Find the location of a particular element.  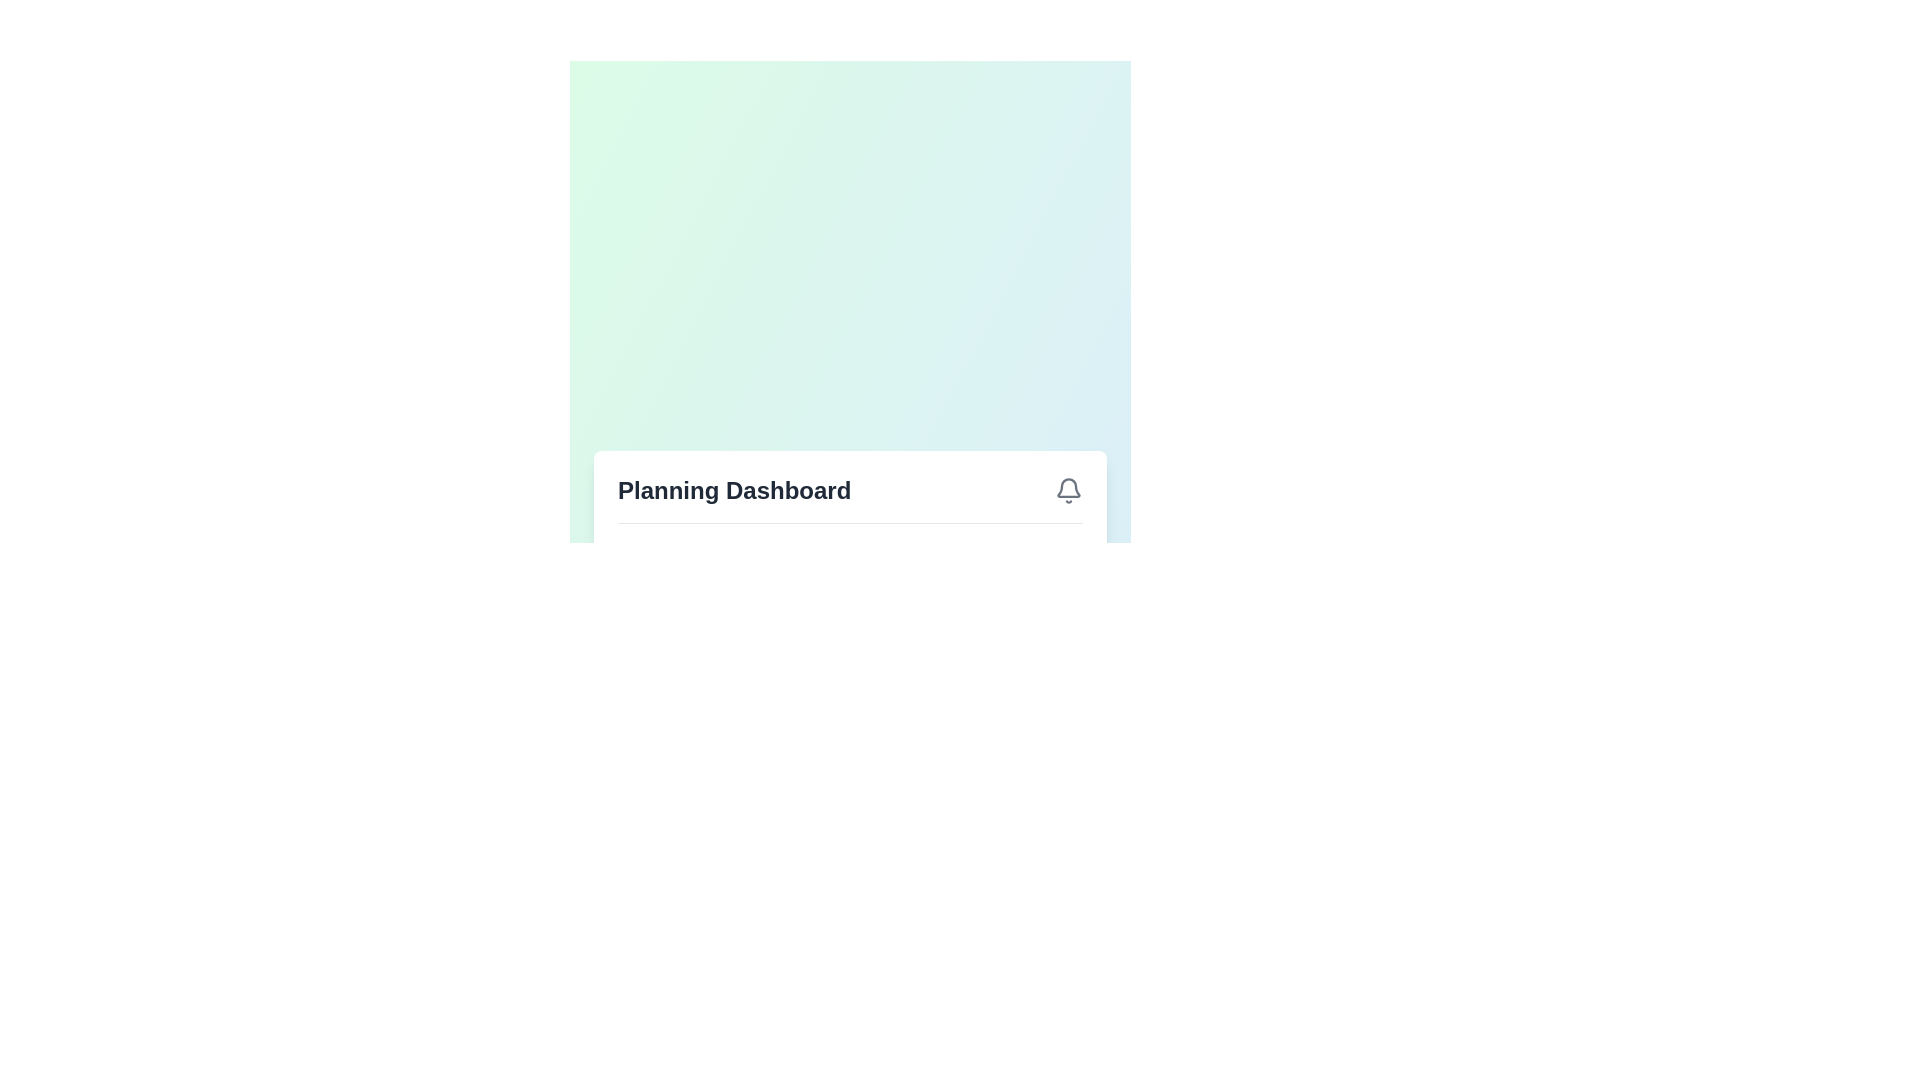

the text label displaying 'Planning Dashboard' in a bold font located in the header section, positioned to the left of the bell icon is located at coordinates (733, 490).